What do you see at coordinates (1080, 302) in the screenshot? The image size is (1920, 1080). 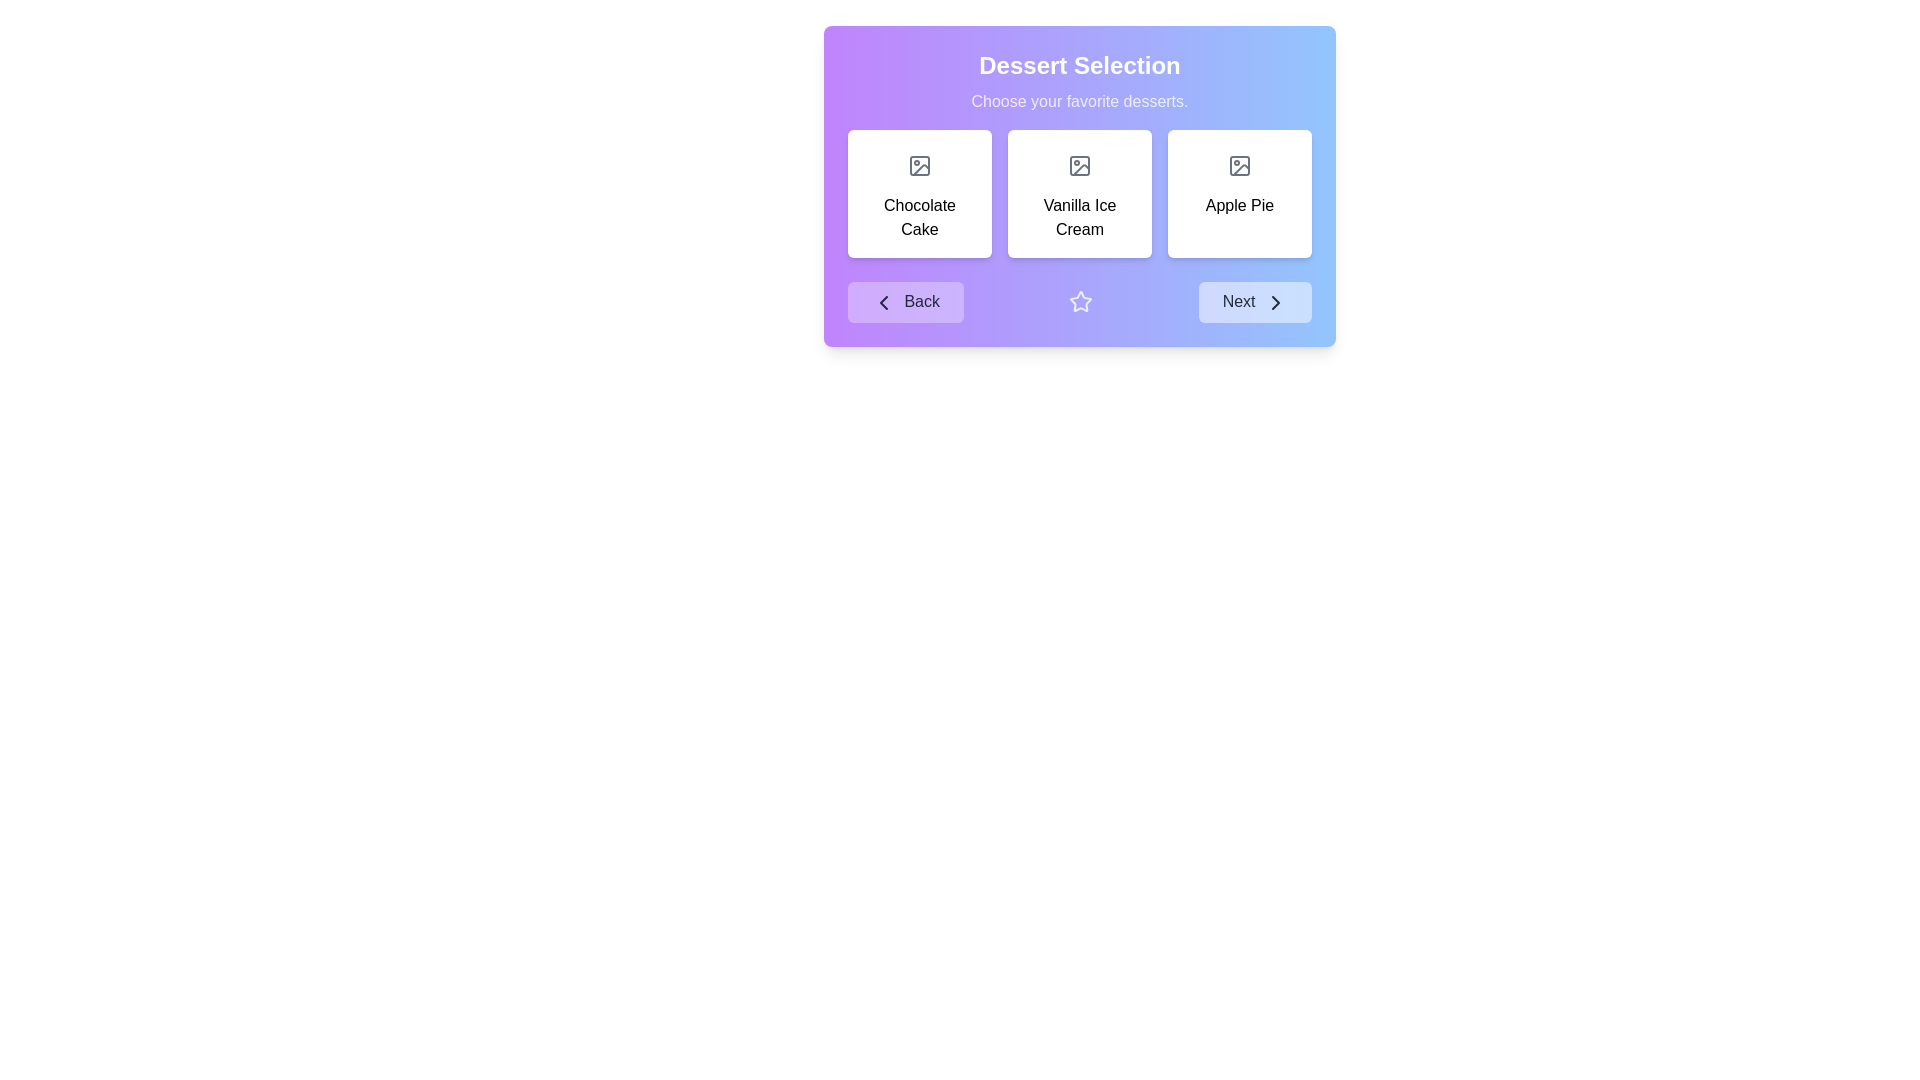 I see `the decorative star-shaped icon that is outlined with a semi-transparent white color, positioned centrally between the 'Back' and 'Next' buttons` at bounding box center [1080, 302].